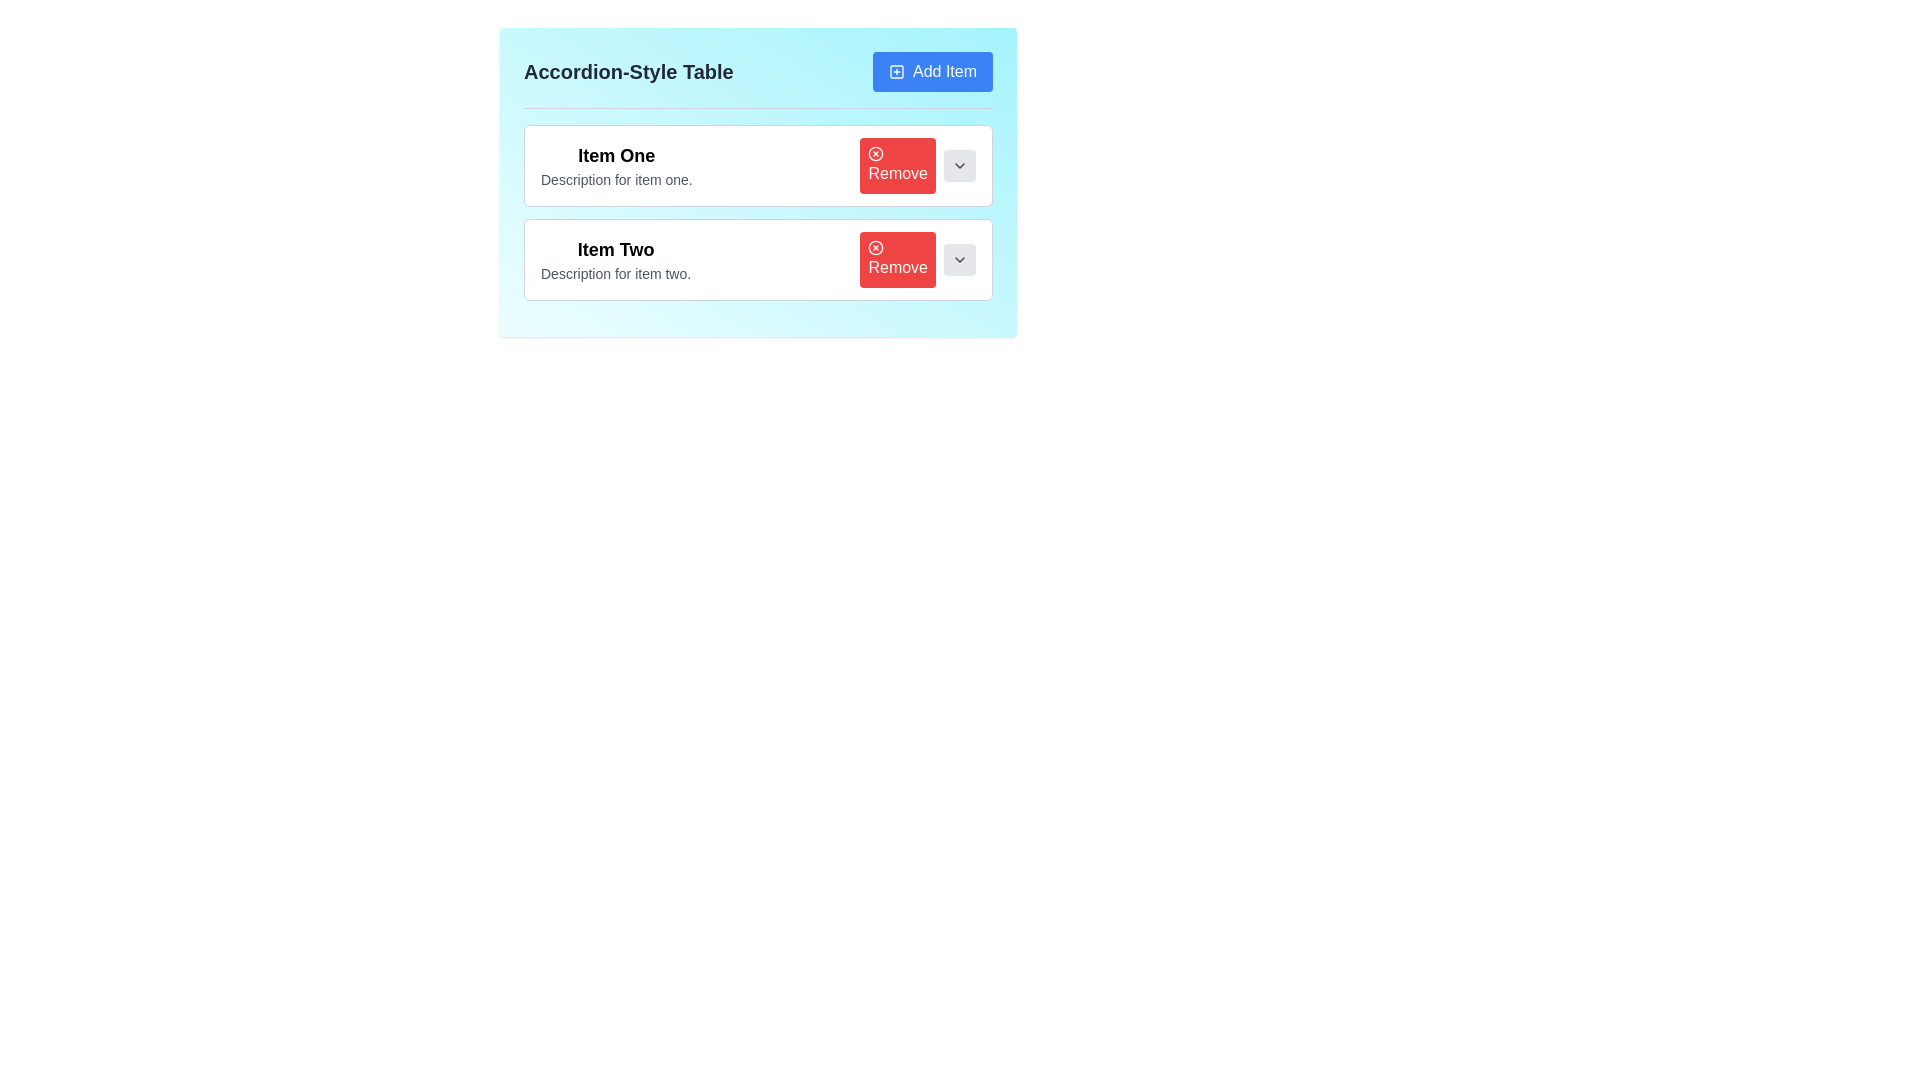  What do you see at coordinates (896, 164) in the screenshot?
I see `the 'Remove' button located on the right side of the top accordion item` at bounding box center [896, 164].